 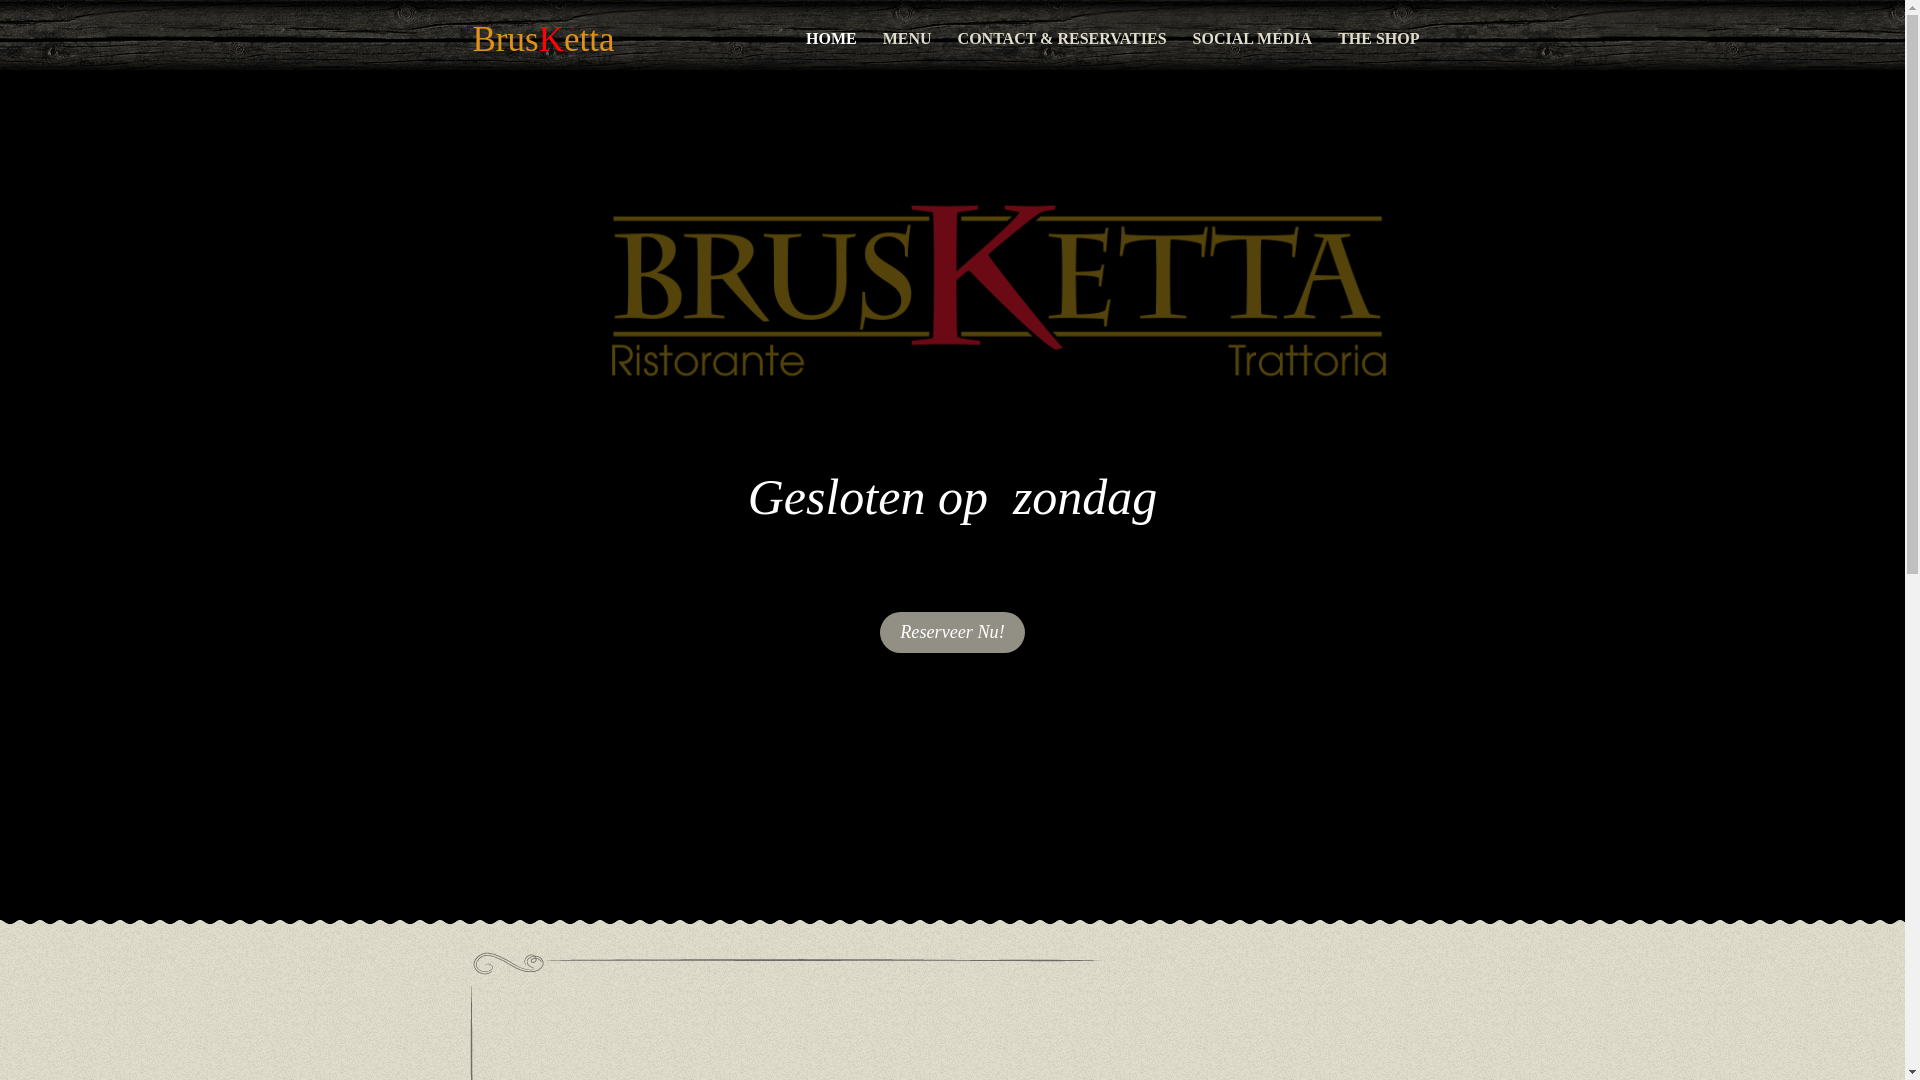 I want to click on 'SOCIAL MEDIA', so click(x=1251, y=39).